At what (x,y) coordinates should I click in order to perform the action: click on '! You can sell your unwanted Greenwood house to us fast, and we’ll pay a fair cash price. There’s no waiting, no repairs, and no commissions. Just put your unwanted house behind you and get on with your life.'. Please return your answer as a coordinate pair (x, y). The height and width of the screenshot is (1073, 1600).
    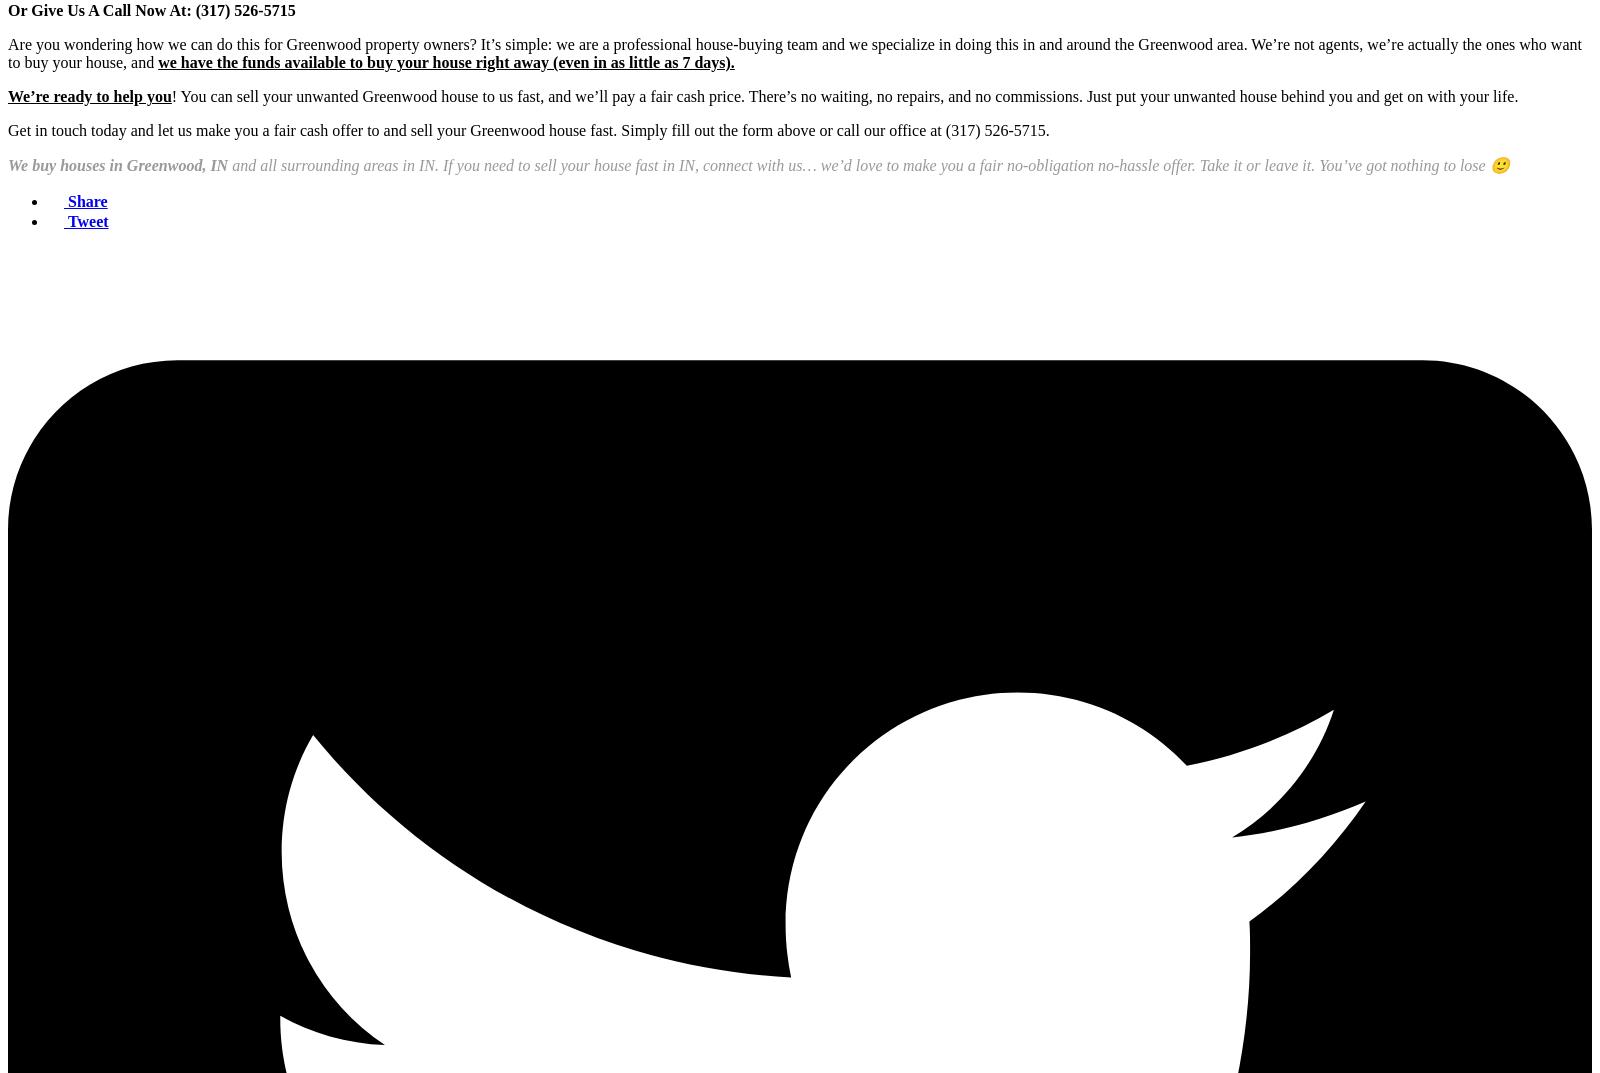
    Looking at the image, I should click on (843, 96).